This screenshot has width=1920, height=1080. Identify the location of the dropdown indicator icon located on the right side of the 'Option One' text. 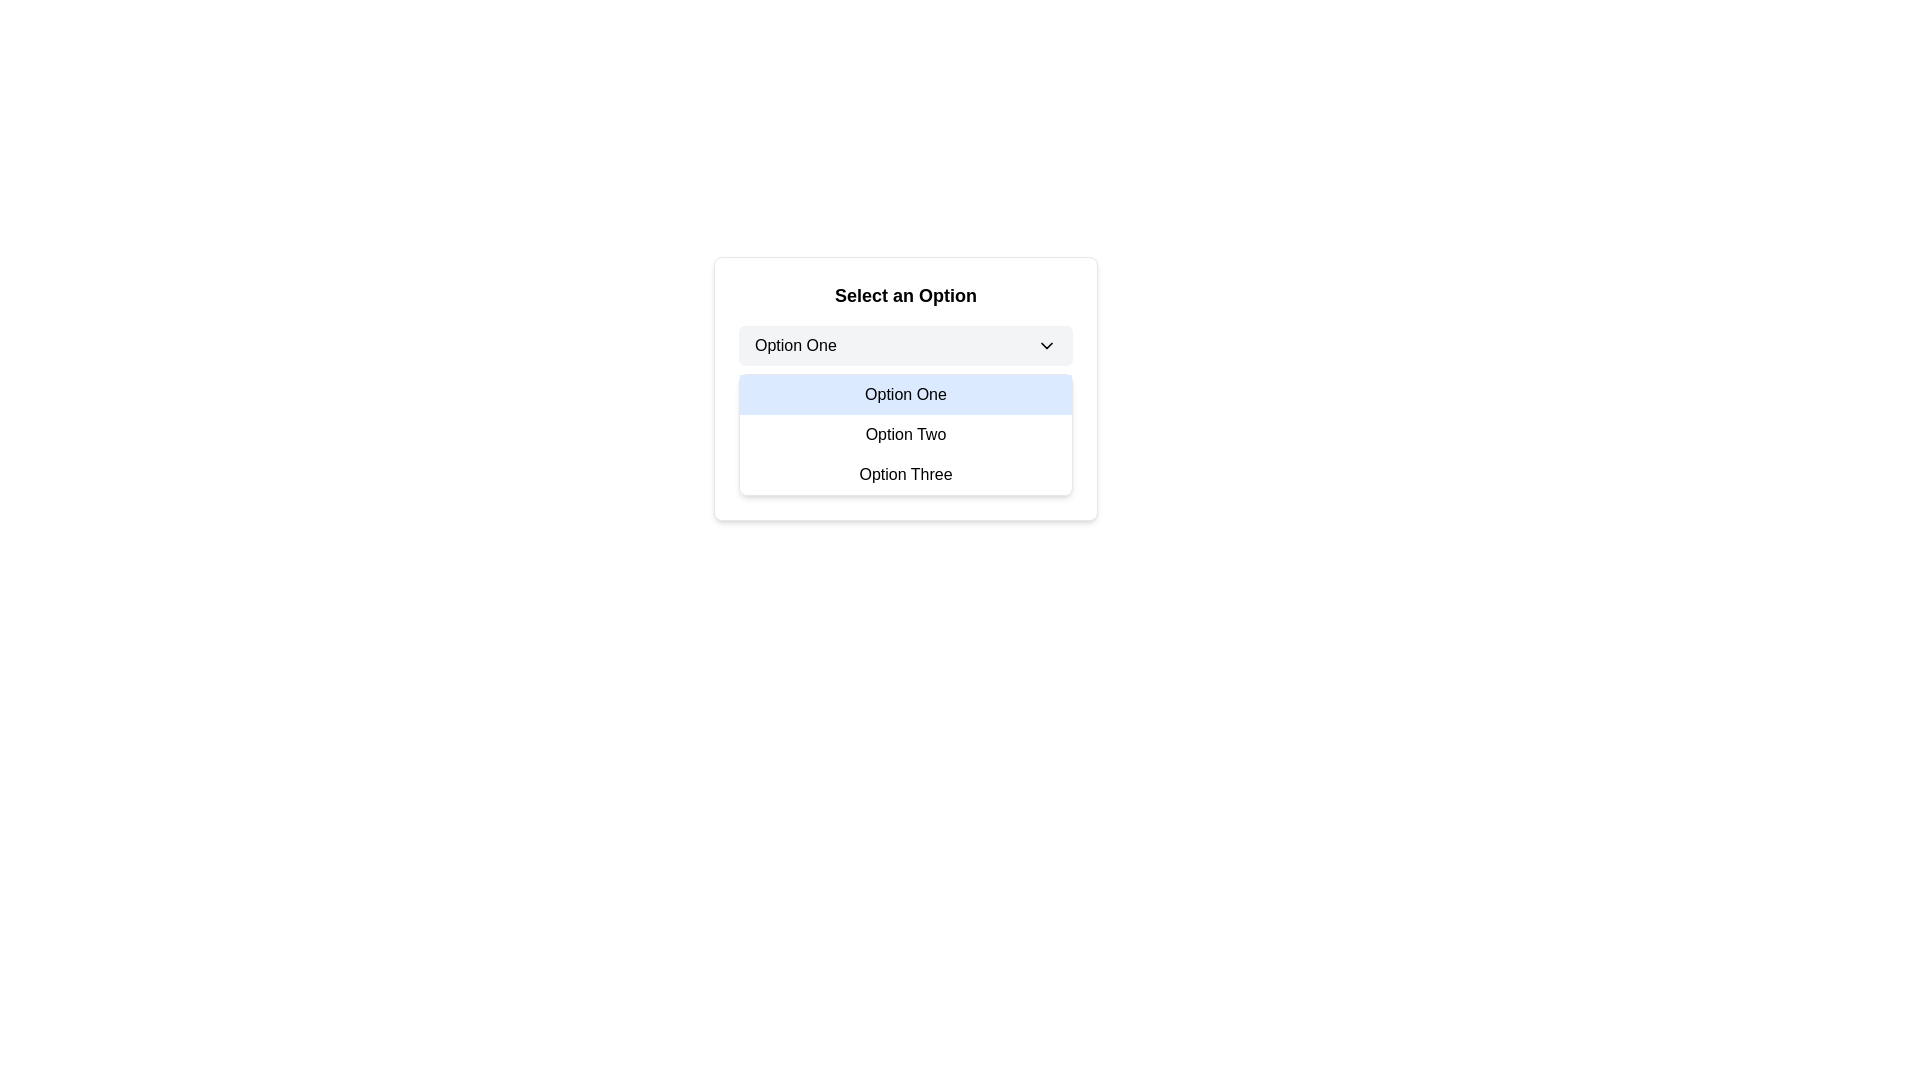
(1045, 345).